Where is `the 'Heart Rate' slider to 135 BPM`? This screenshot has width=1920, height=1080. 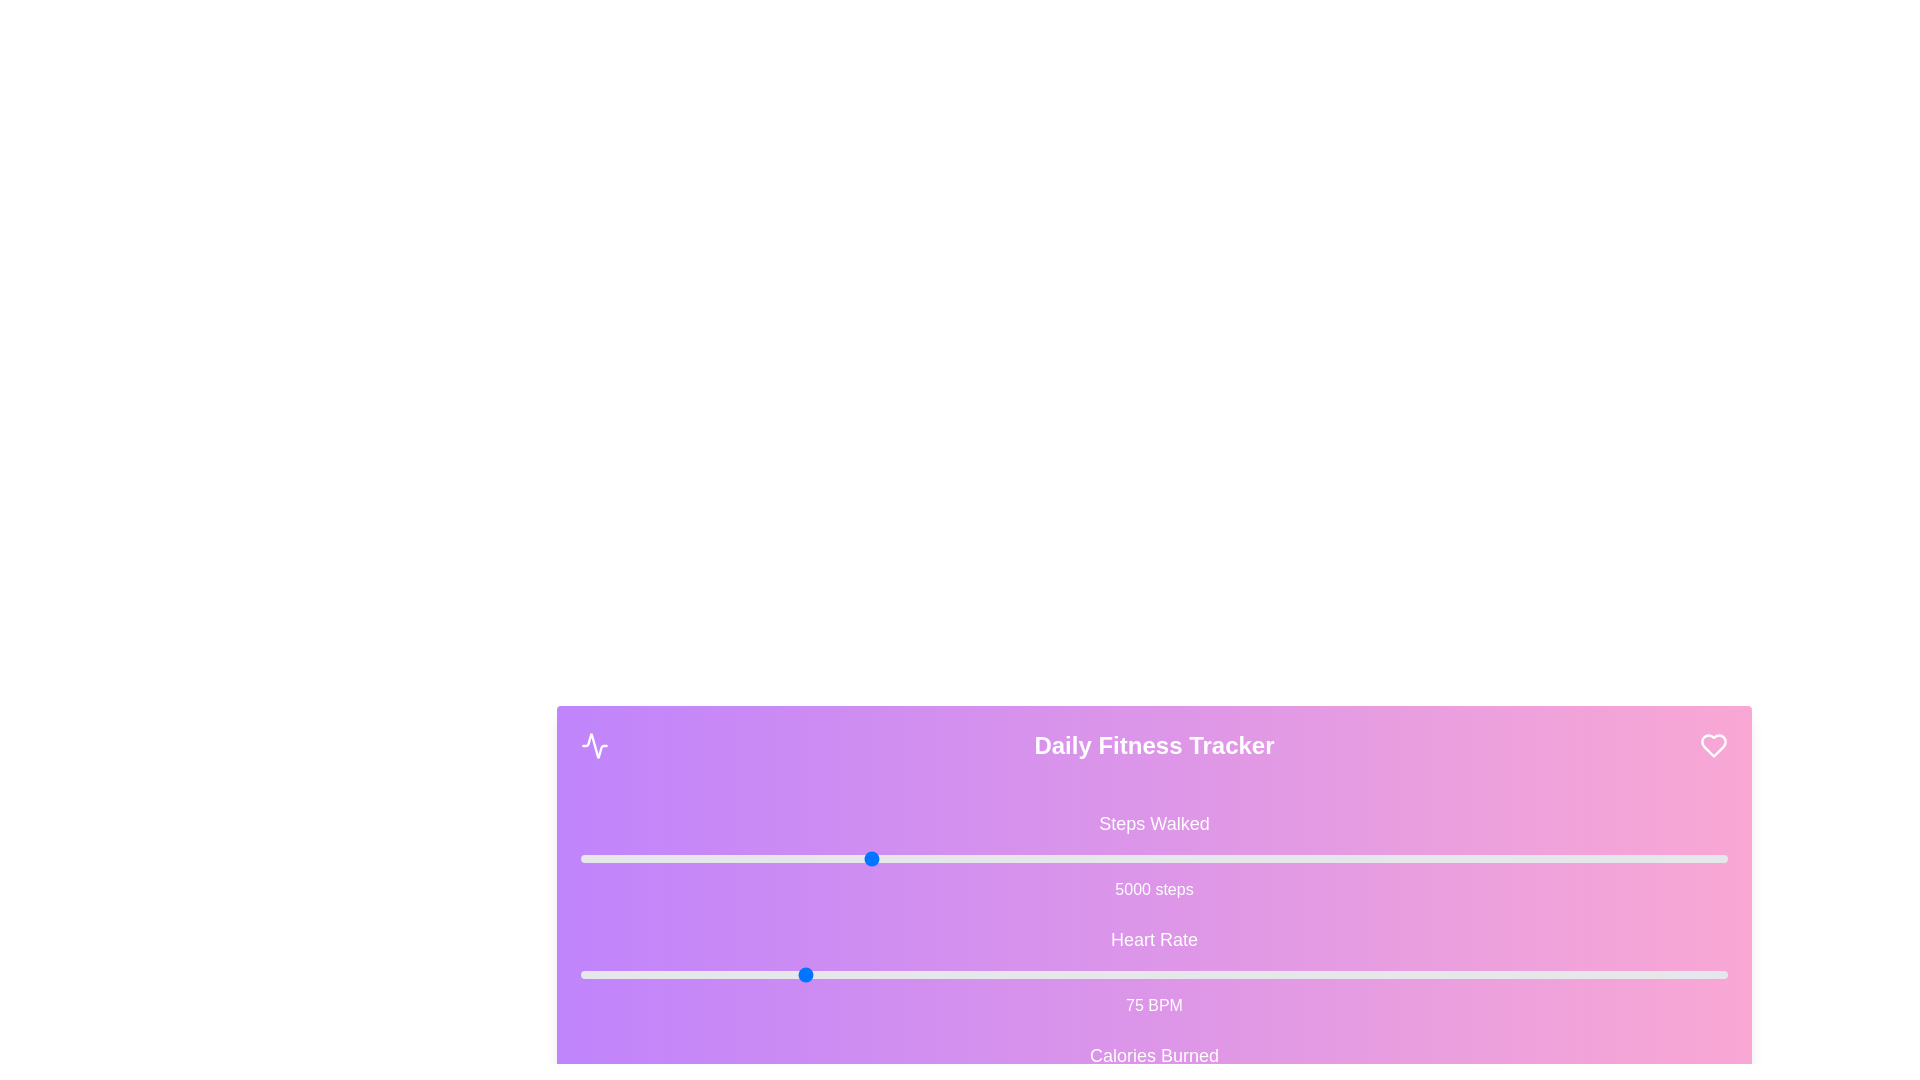
the 'Heart Rate' slider to 135 BPM is located at coordinates (1330, 974).